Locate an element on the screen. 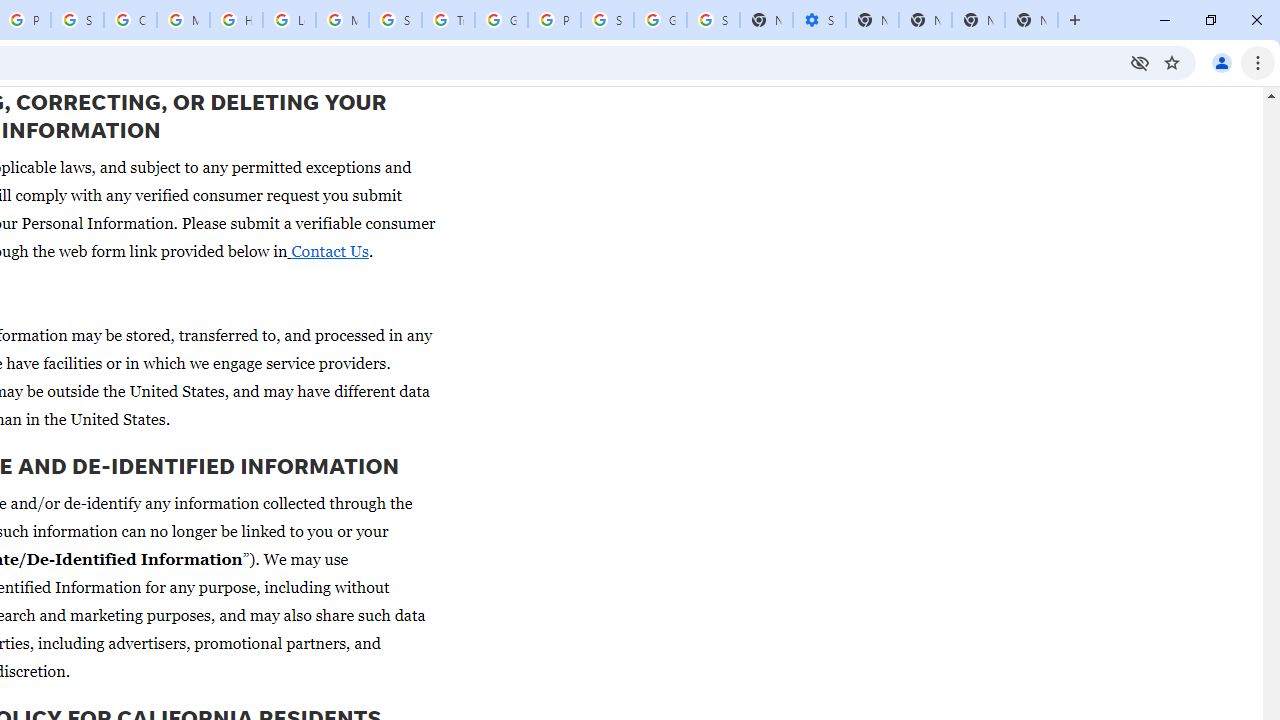 This screenshot has height=720, width=1280. 'New Tab' is located at coordinates (1031, 20).